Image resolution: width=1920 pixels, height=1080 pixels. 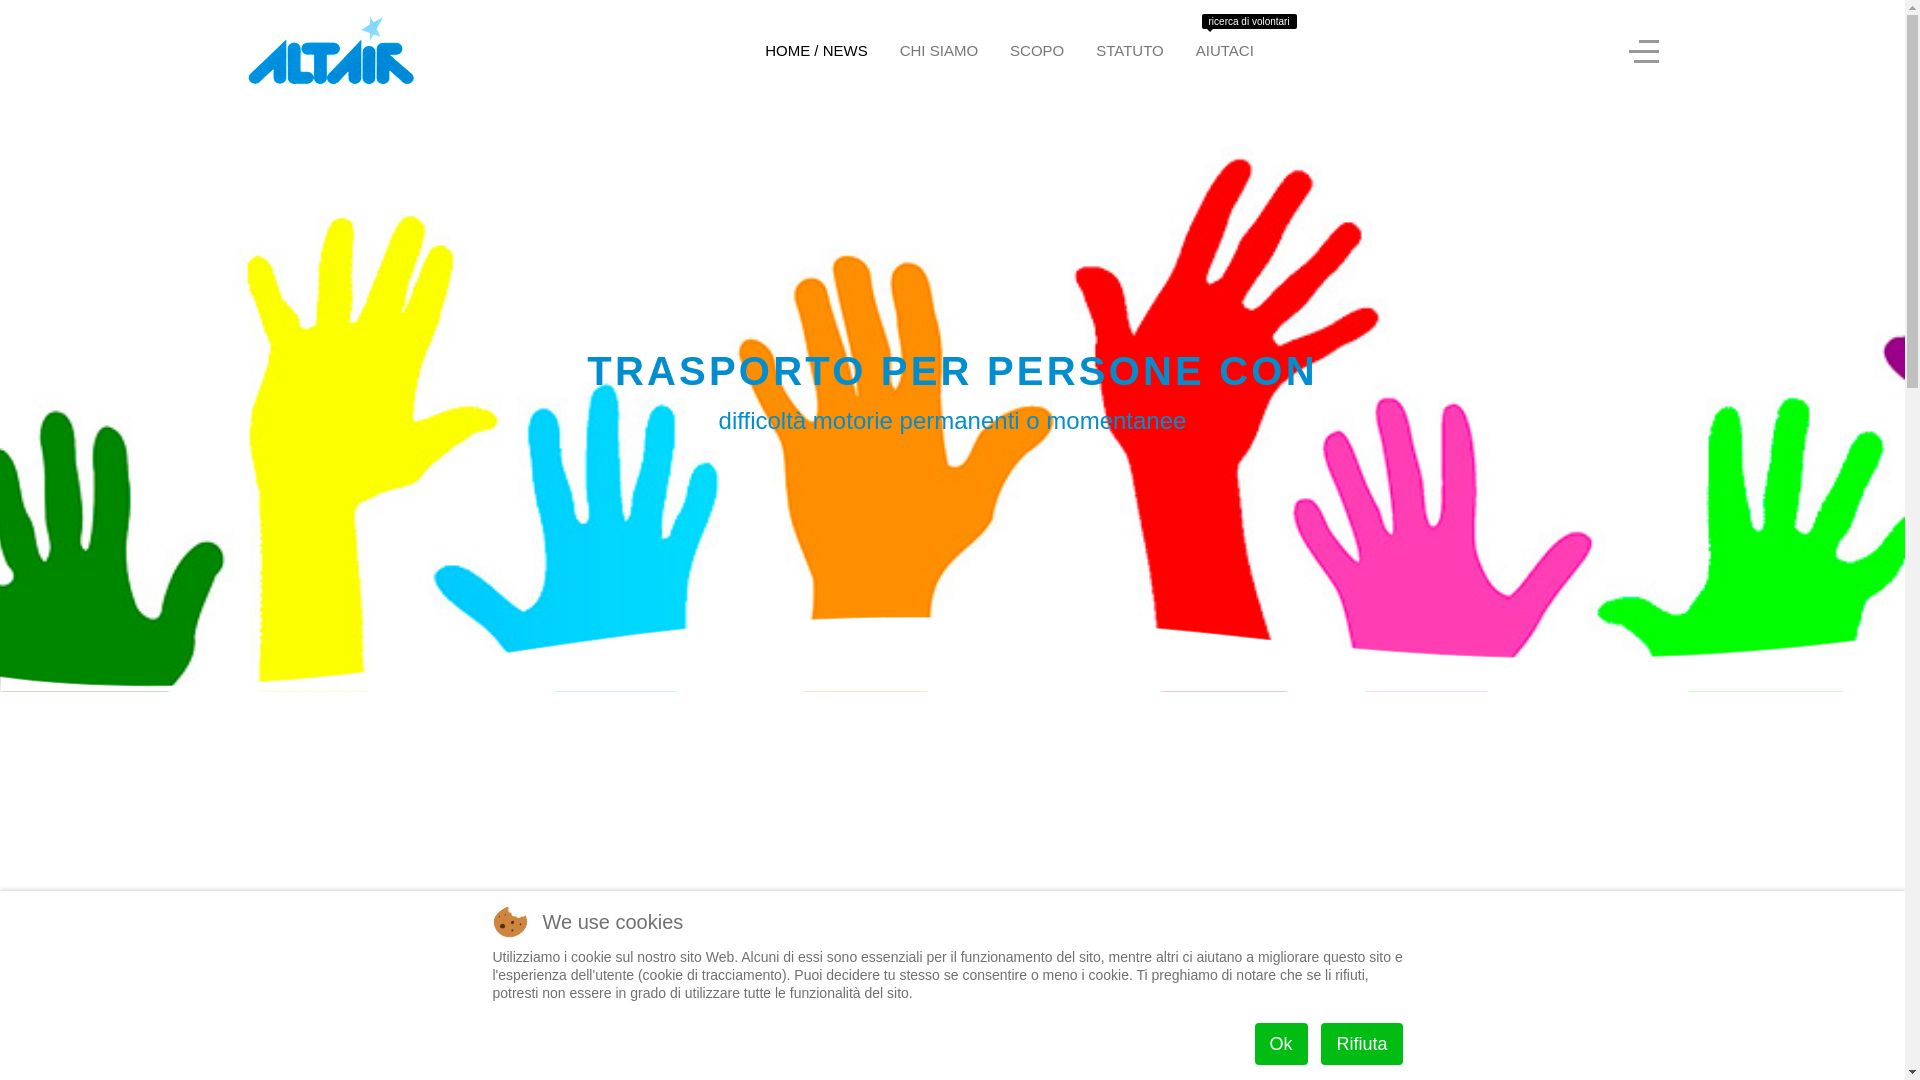 I want to click on 'Rifiuta', so click(x=1360, y=1043).